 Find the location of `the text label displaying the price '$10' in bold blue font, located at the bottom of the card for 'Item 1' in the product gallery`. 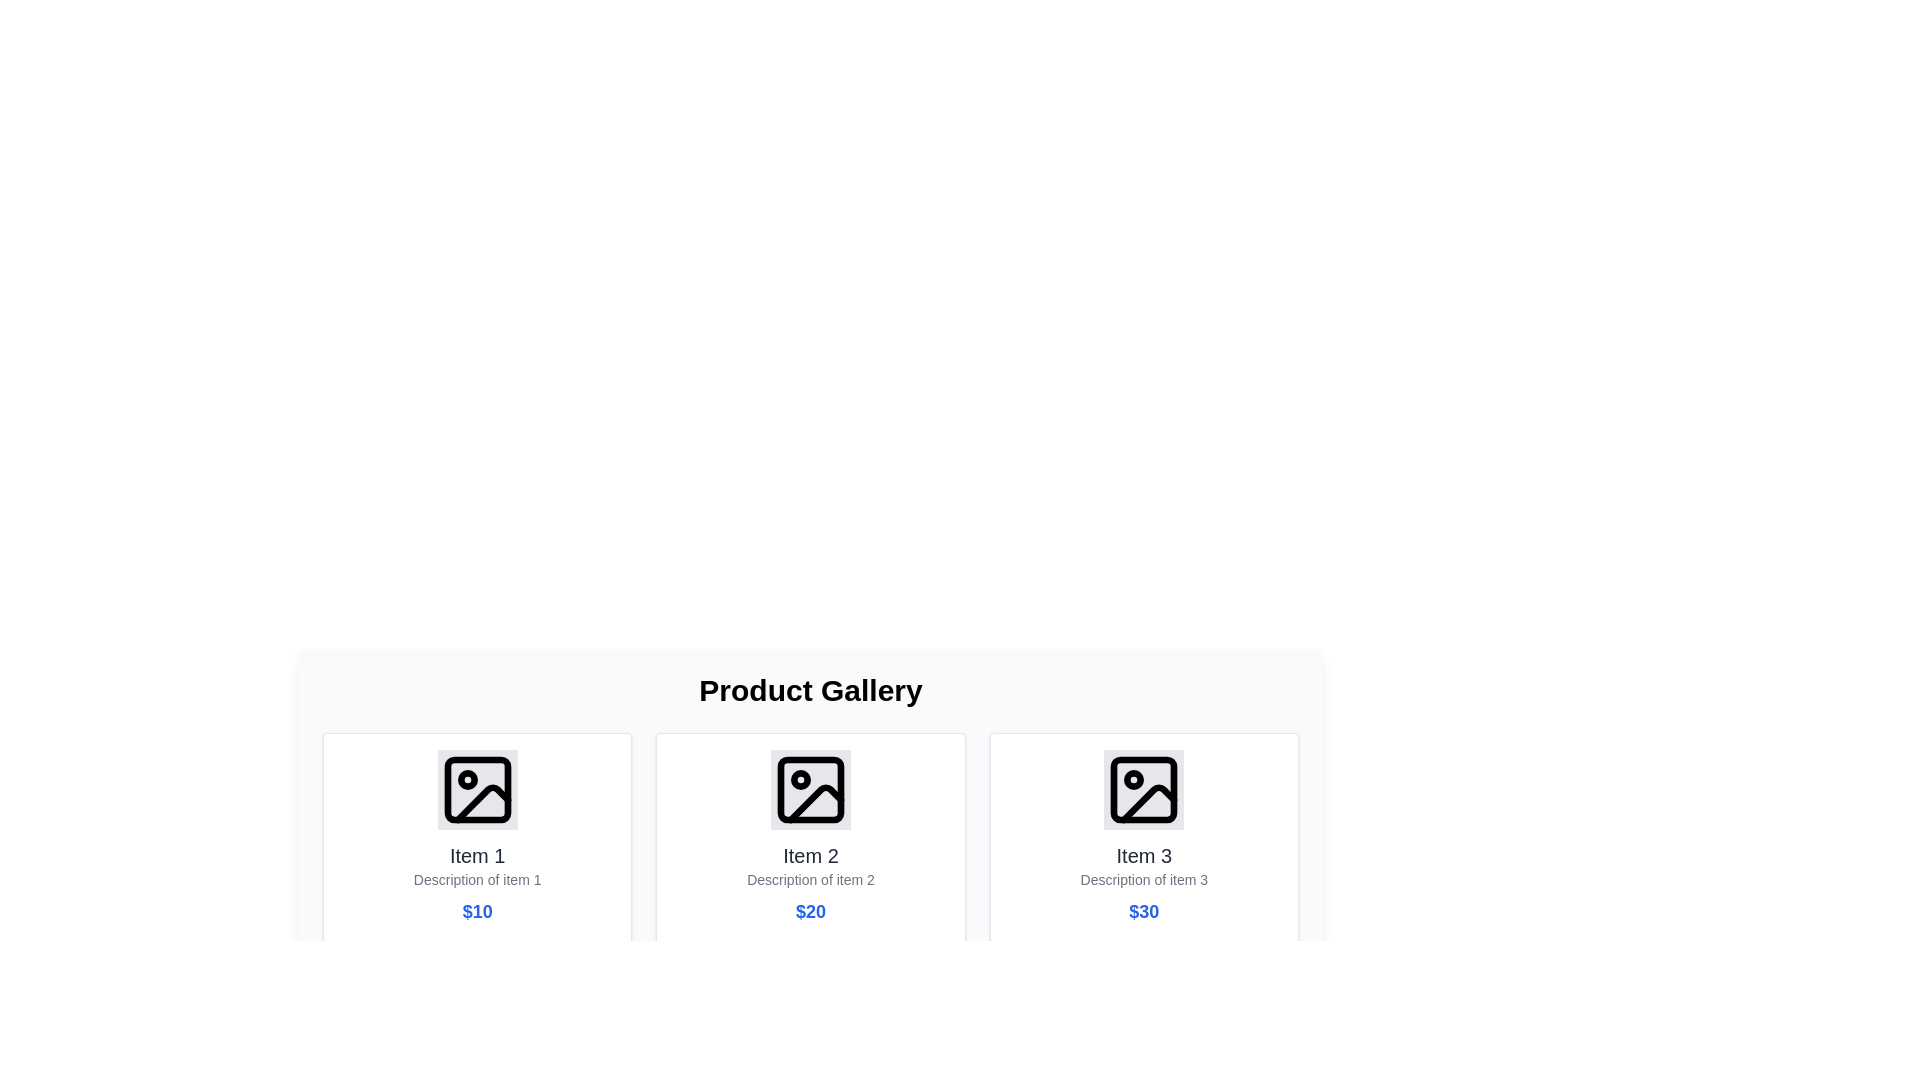

the text label displaying the price '$10' in bold blue font, located at the bottom of the card for 'Item 1' in the product gallery is located at coordinates (476, 911).